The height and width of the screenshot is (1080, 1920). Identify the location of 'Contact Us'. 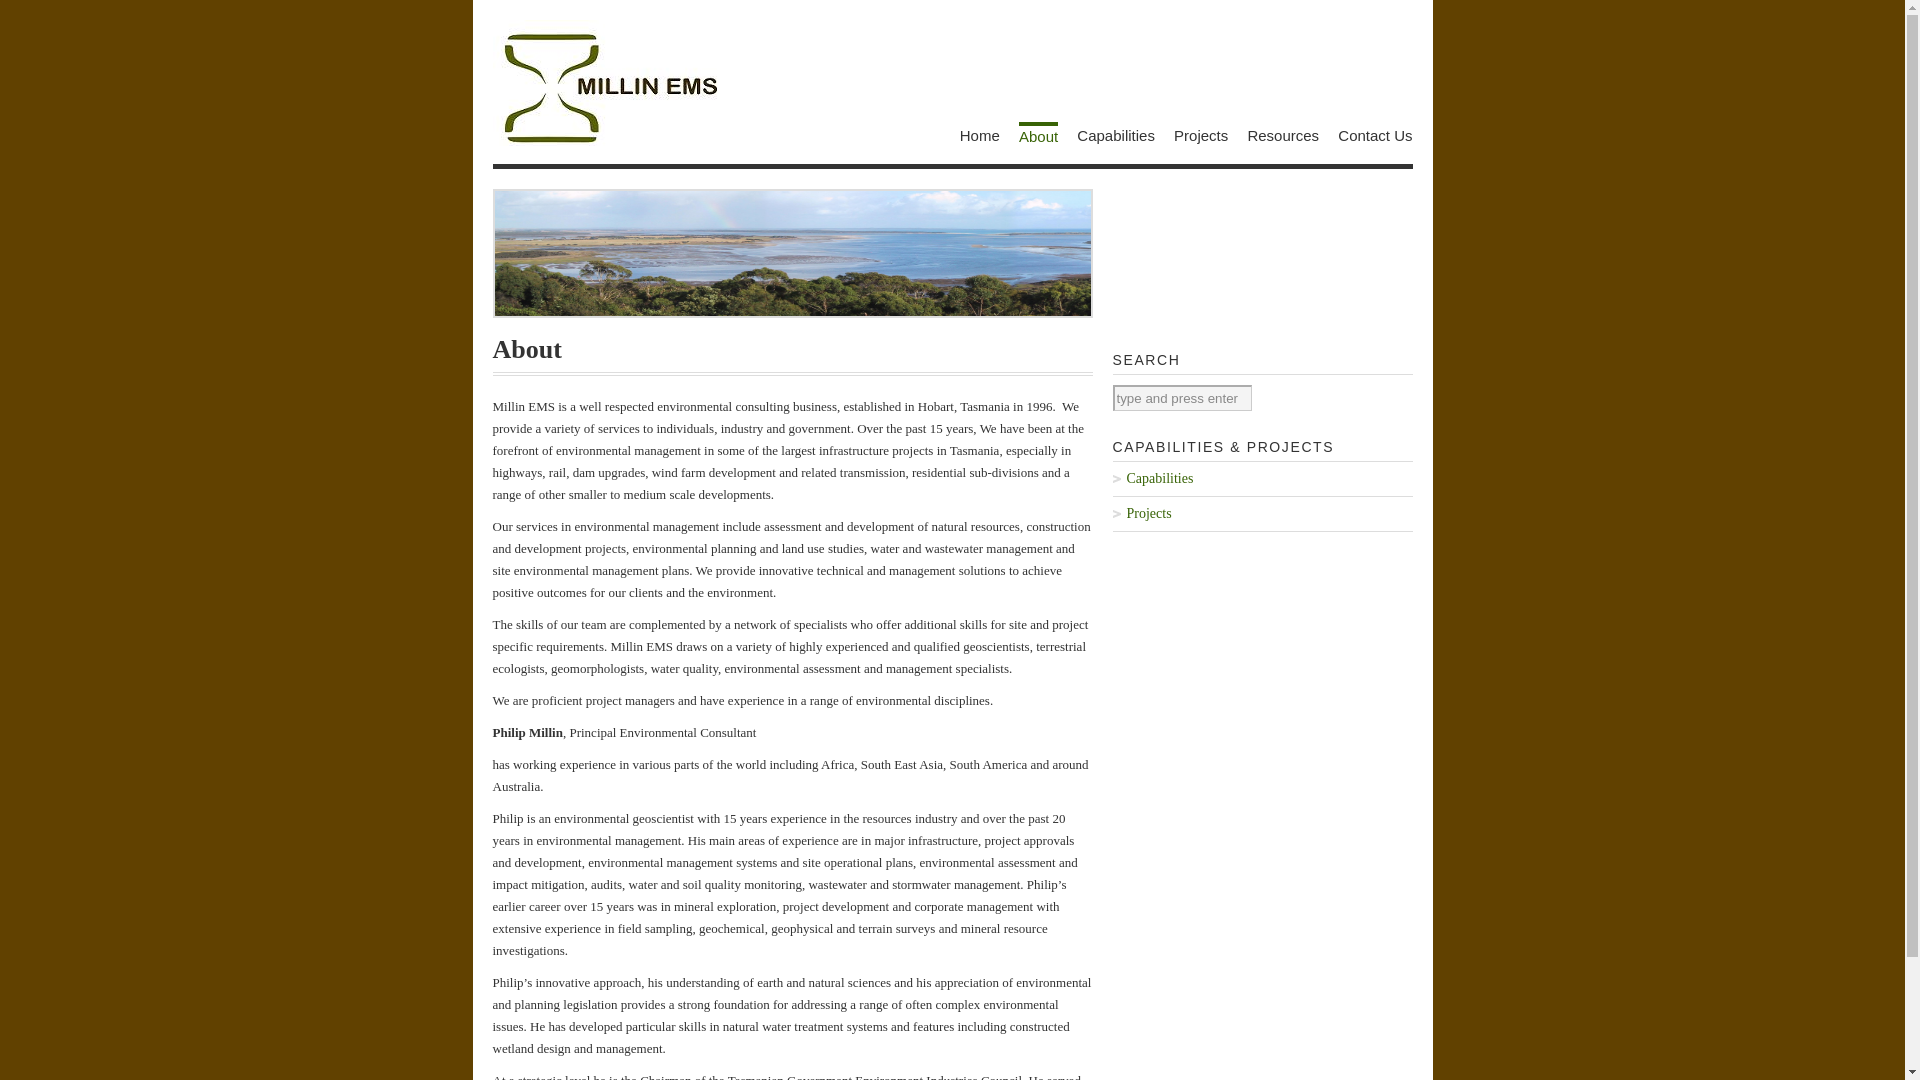
(1338, 135).